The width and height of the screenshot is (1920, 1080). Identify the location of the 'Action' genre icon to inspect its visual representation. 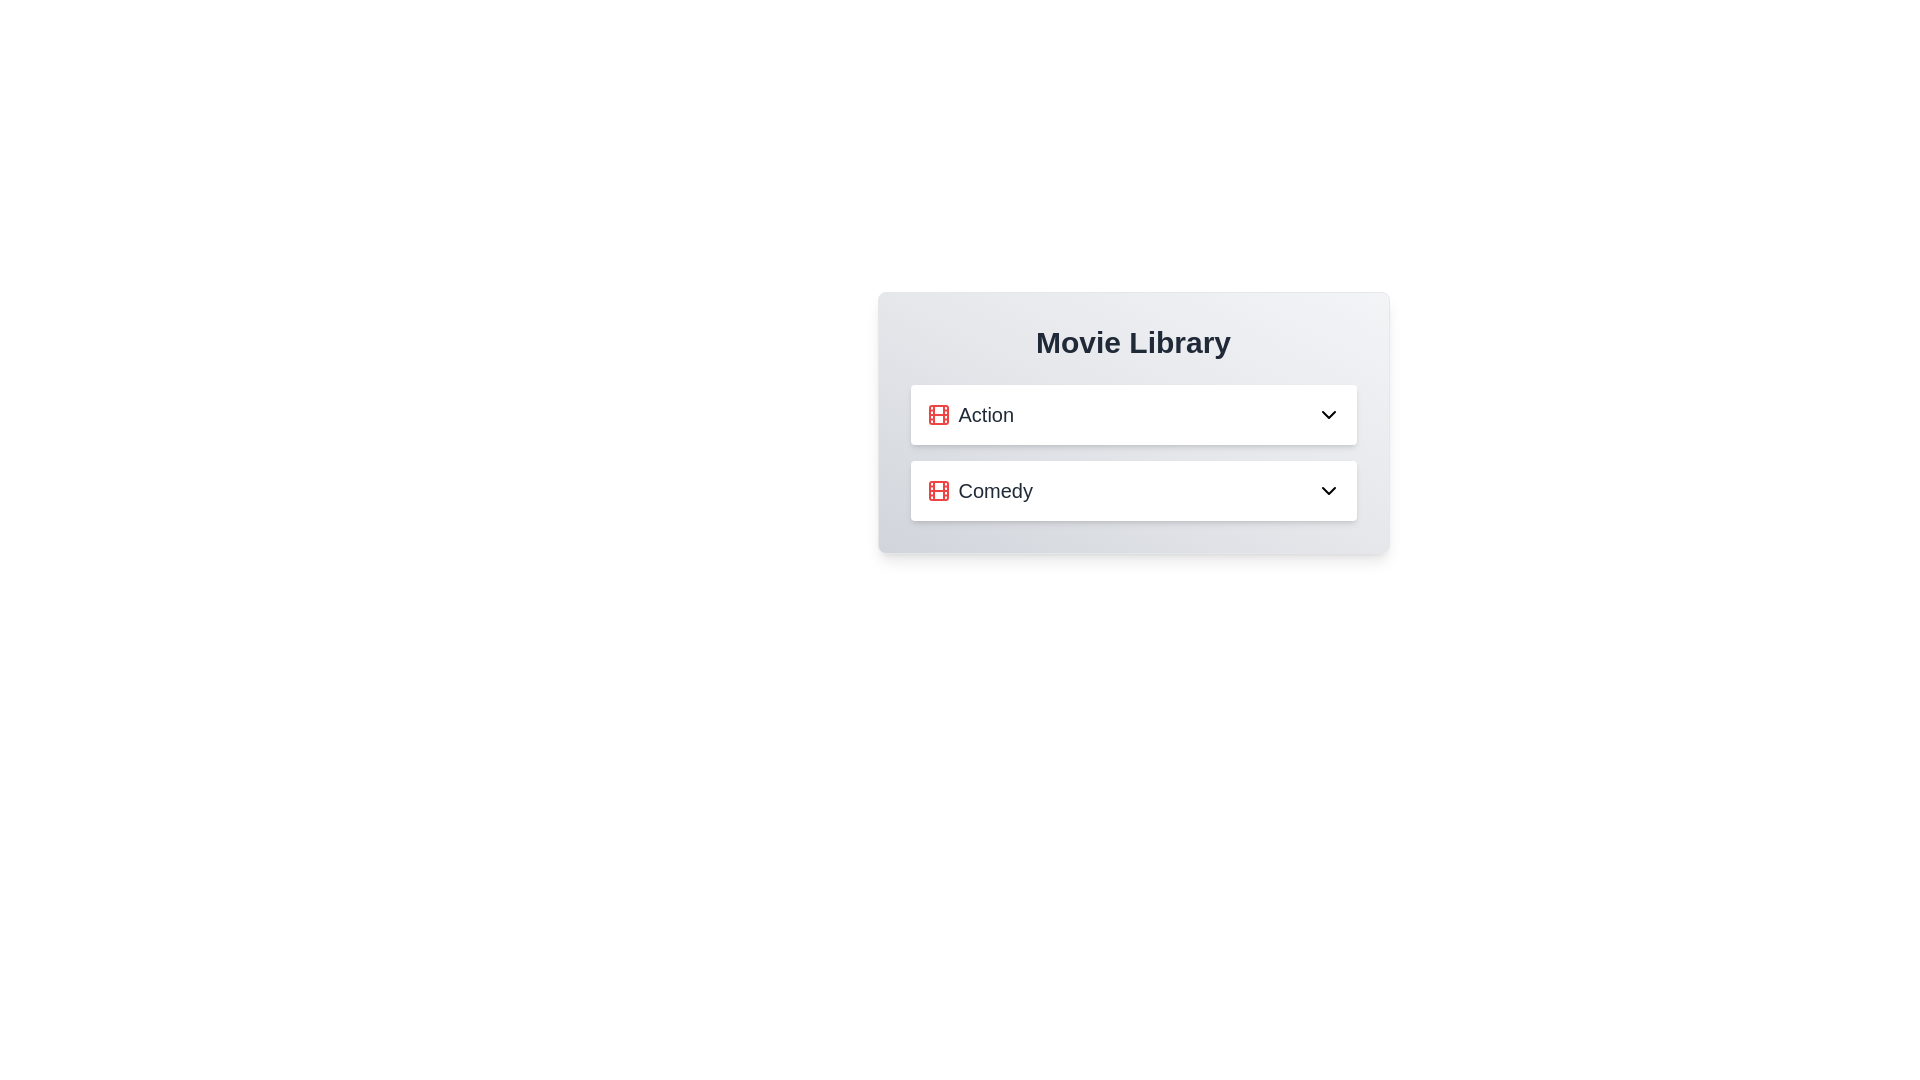
(937, 414).